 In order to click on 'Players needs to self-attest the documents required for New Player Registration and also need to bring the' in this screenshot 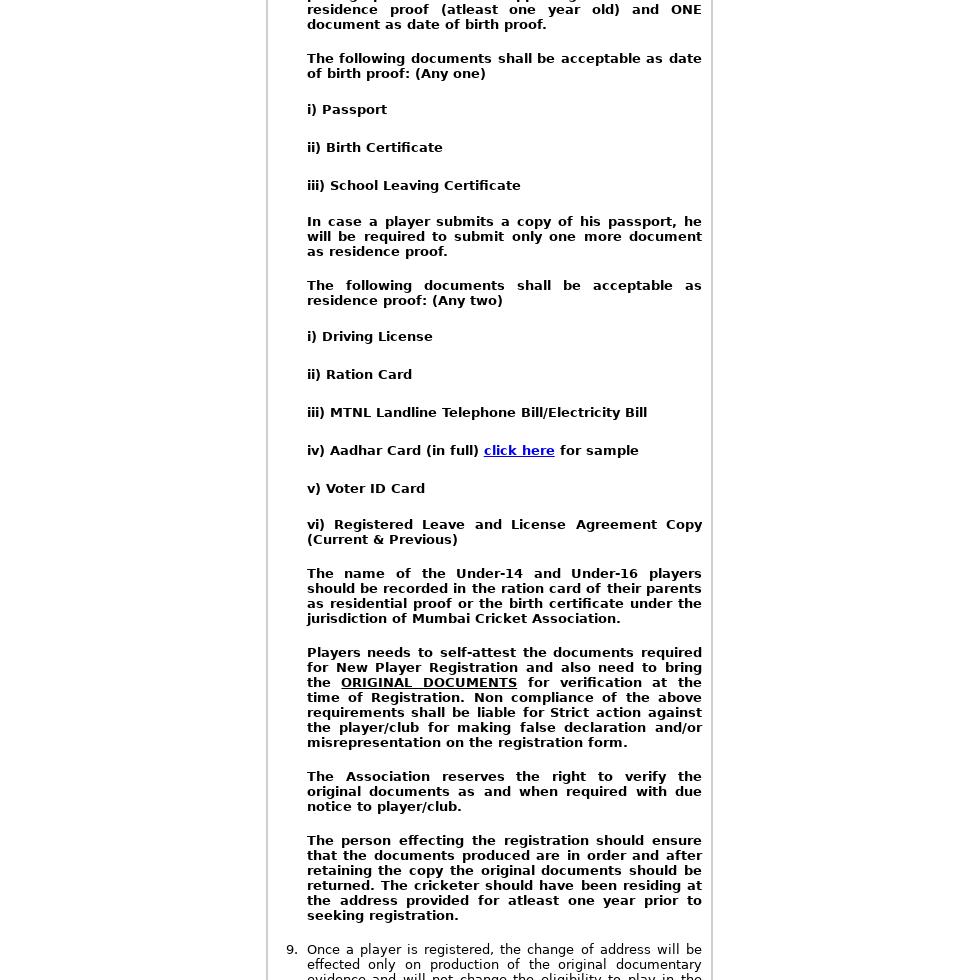, I will do `click(503, 667)`.